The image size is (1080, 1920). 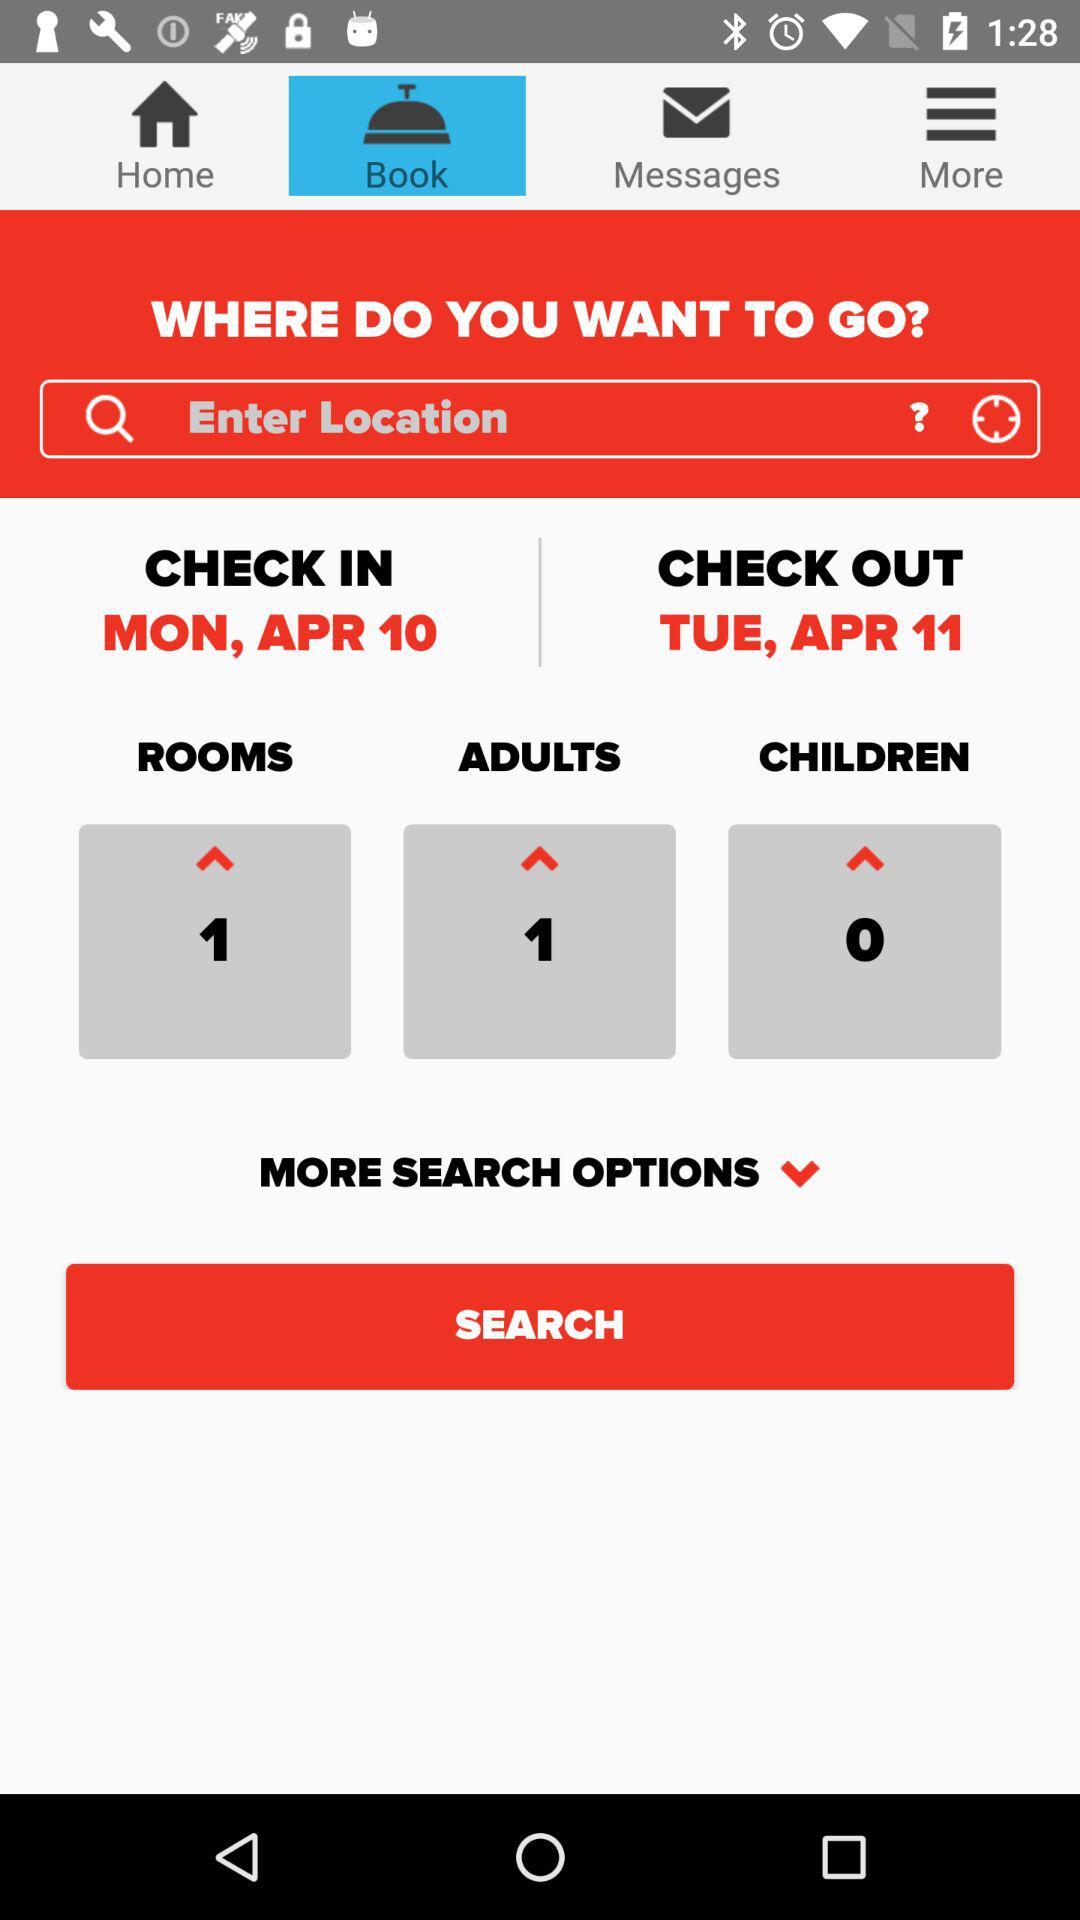 What do you see at coordinates (863, 863) in the screenshot?
I see `go up` at bounding box center [863, 863].